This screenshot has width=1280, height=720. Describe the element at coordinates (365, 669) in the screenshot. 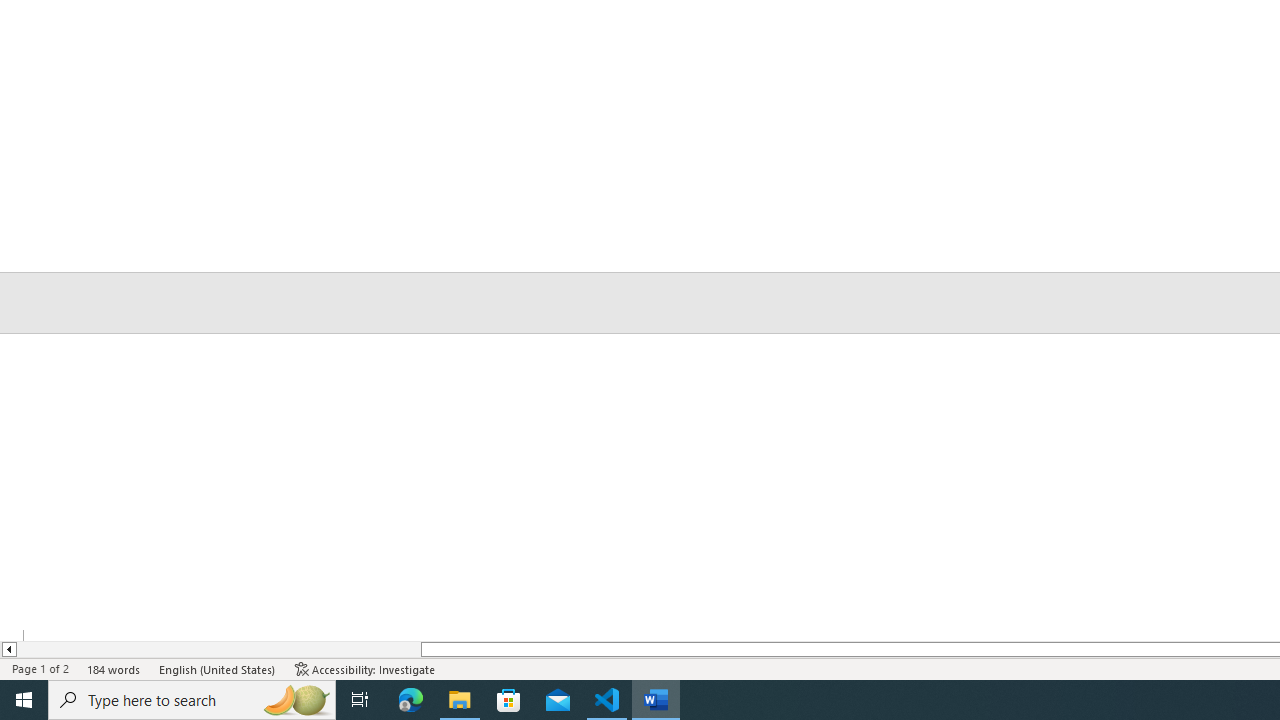

I see `'Accessibility Checker Accessibility: Investigate'` at that location.